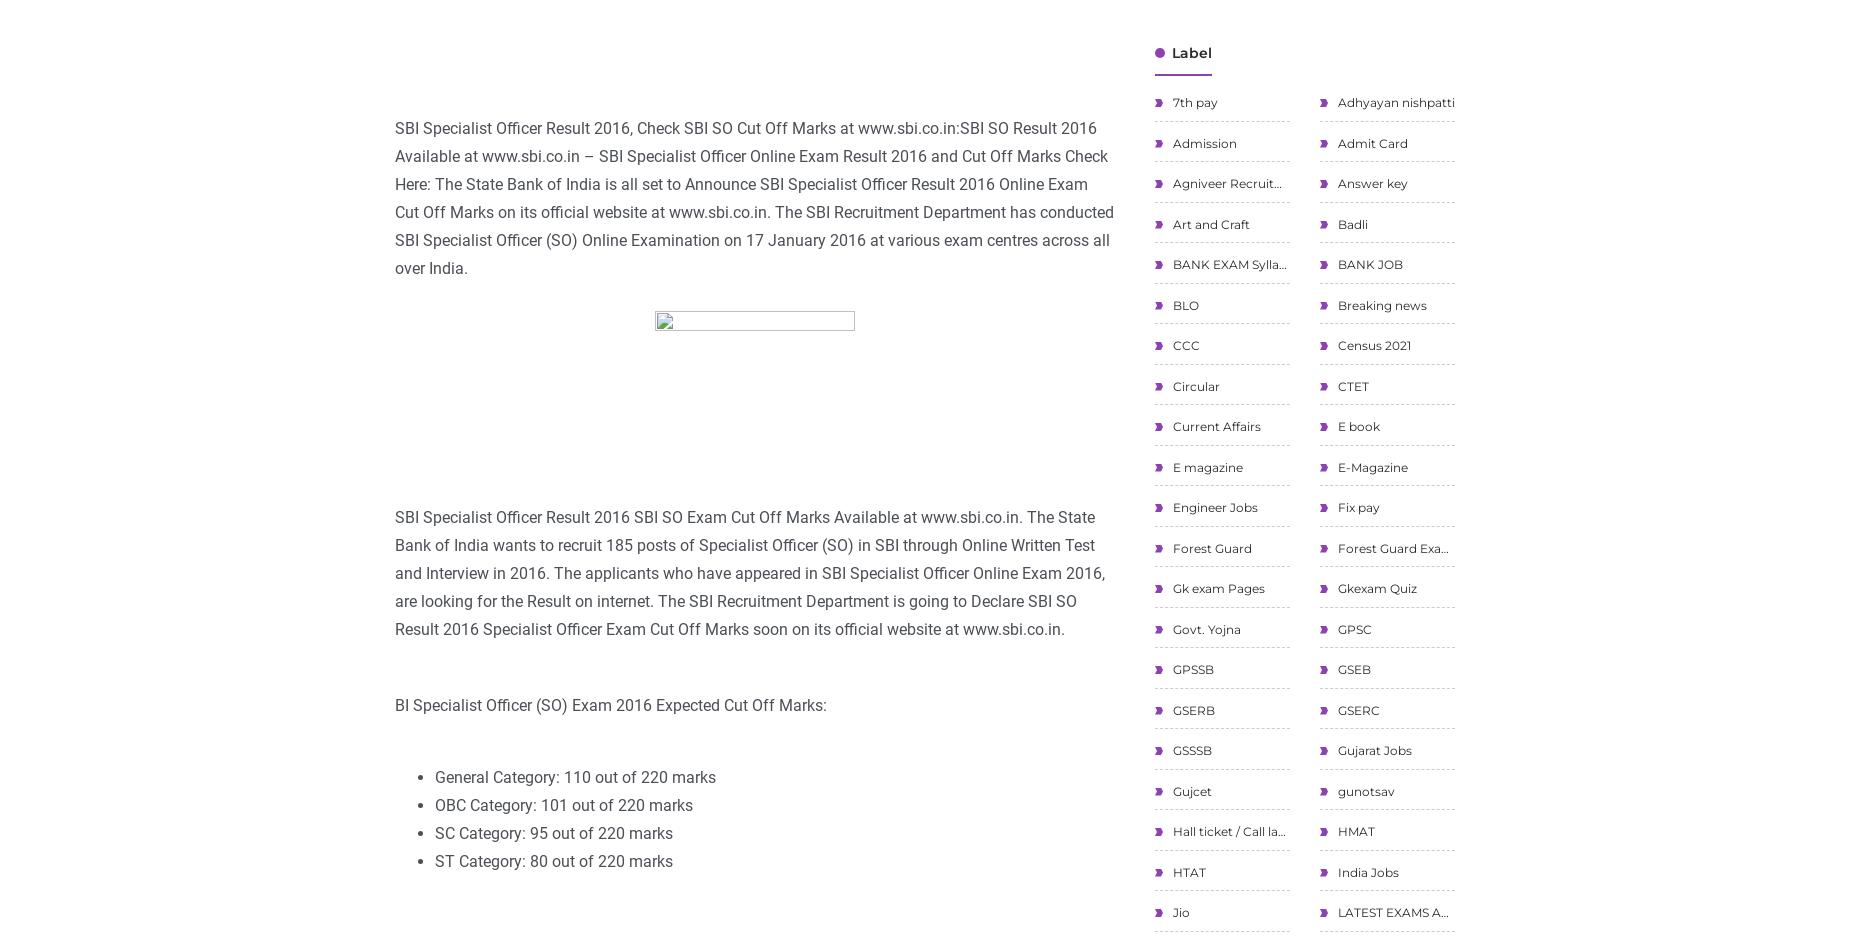  What do you see at coordinates (1183, 344) in the screenshot?
I see `'CCC'` at bounding box center [1183, 344].